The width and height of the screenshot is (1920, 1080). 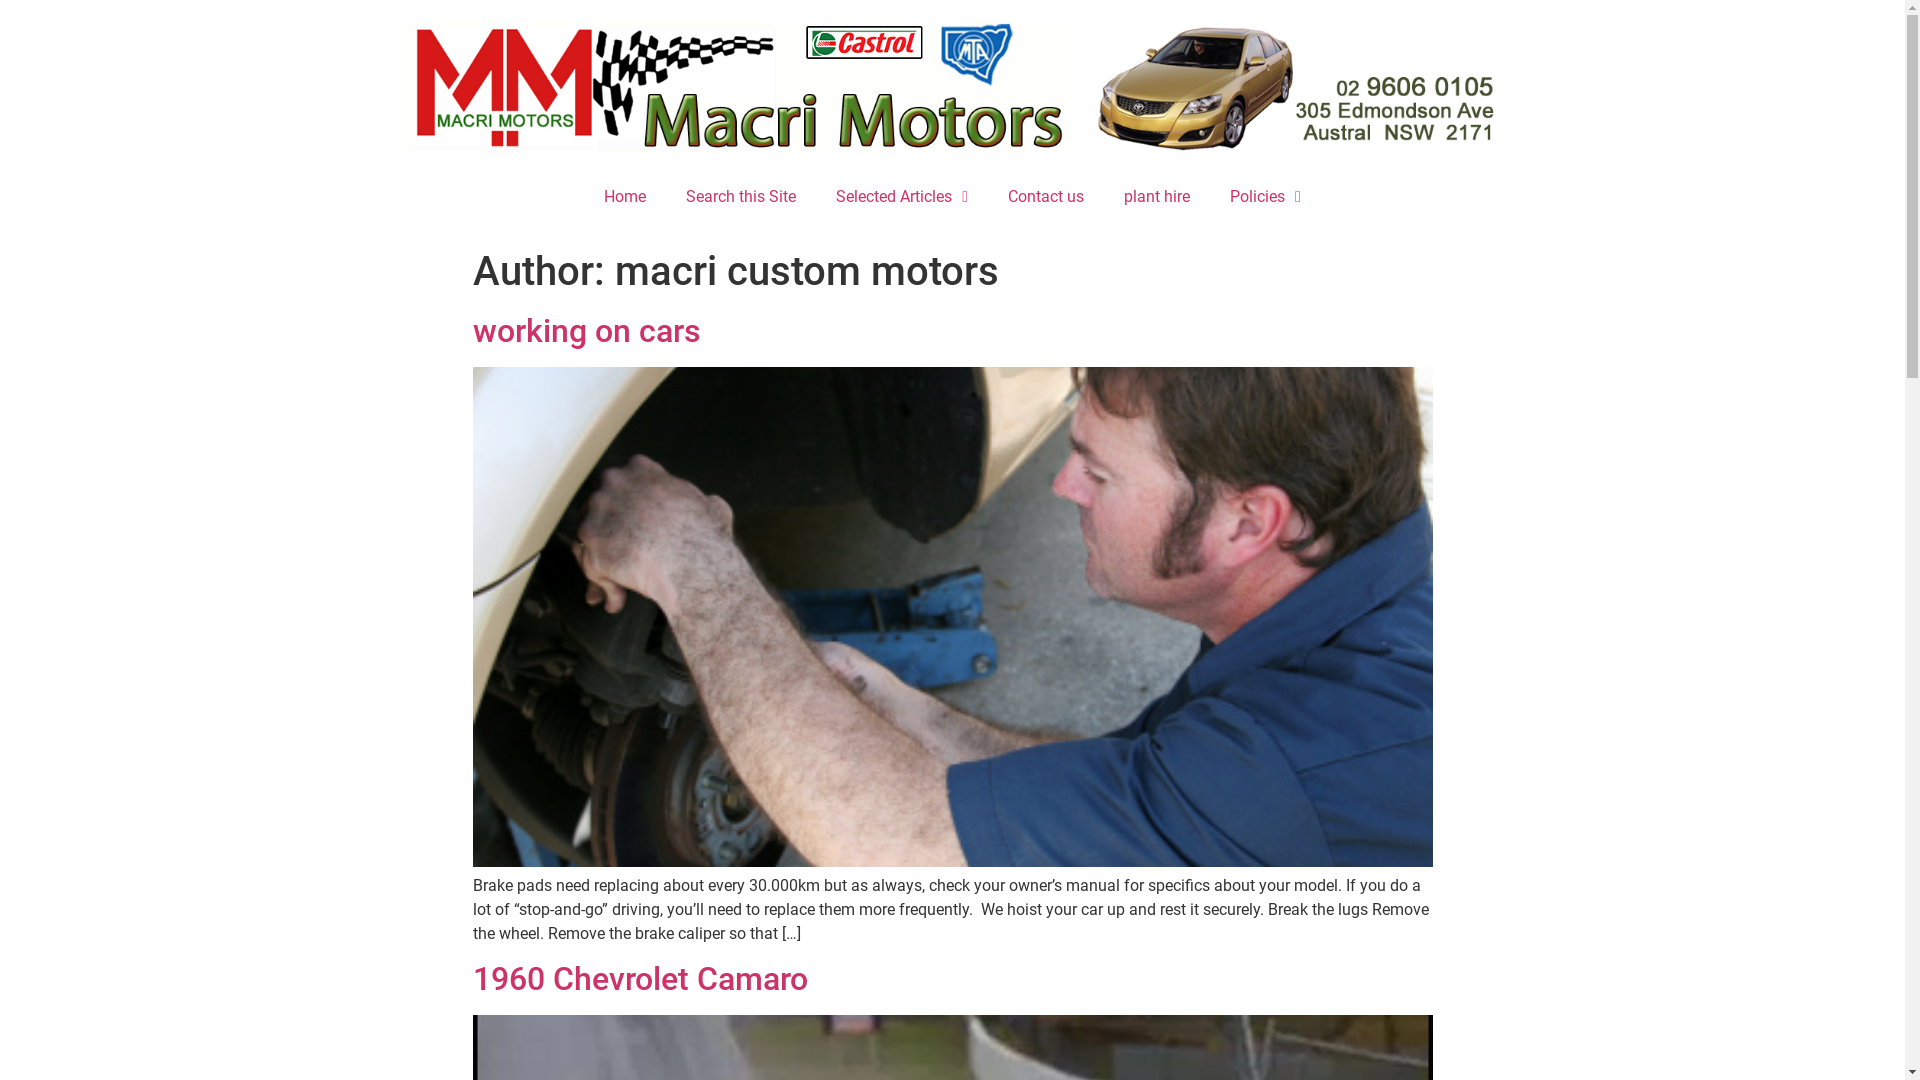 I want to click on 'plant hire', so click(x=1156, y=196).